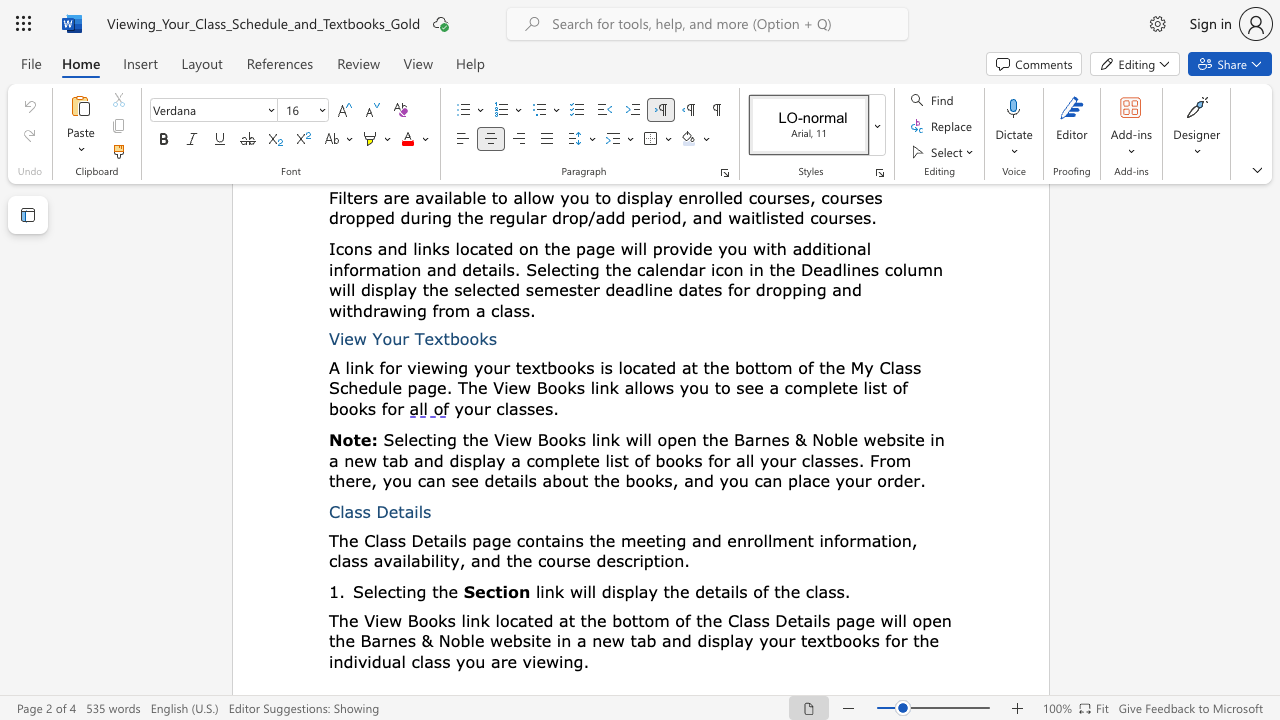  What do you see at coordinates (383, 560) in the screenshot?
I see `the subset text "vailabilit" within the text "the meeting and enrollment information, class availability, and the course description."` at bounding box center [383, 560].